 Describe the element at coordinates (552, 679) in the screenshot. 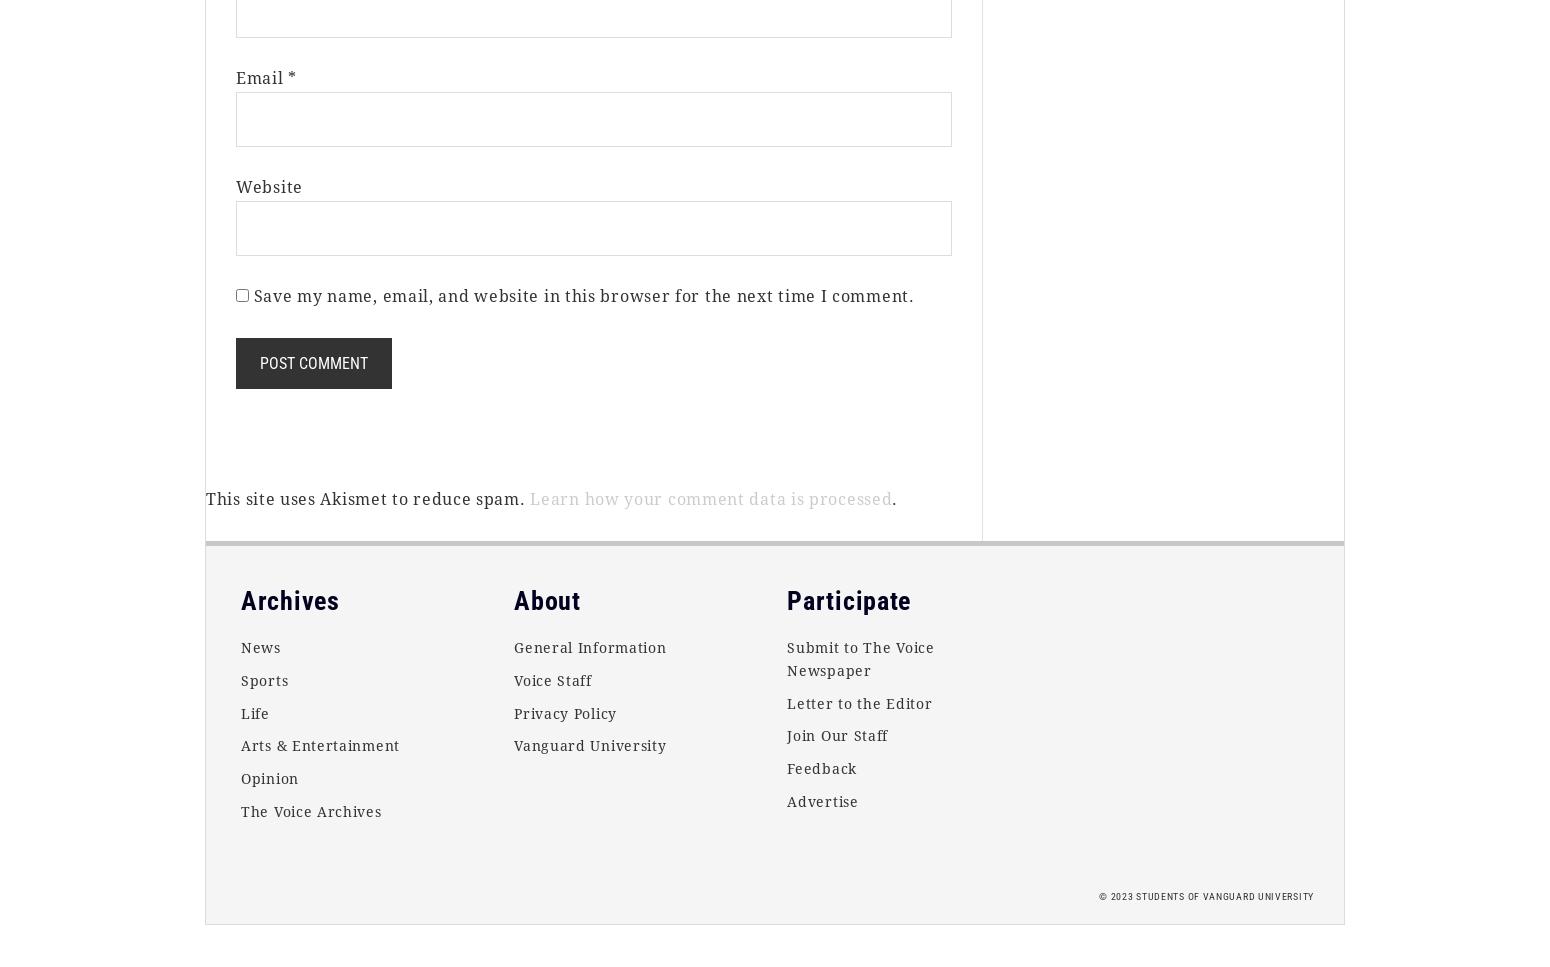

I see `'Voice Staff'` at that location.